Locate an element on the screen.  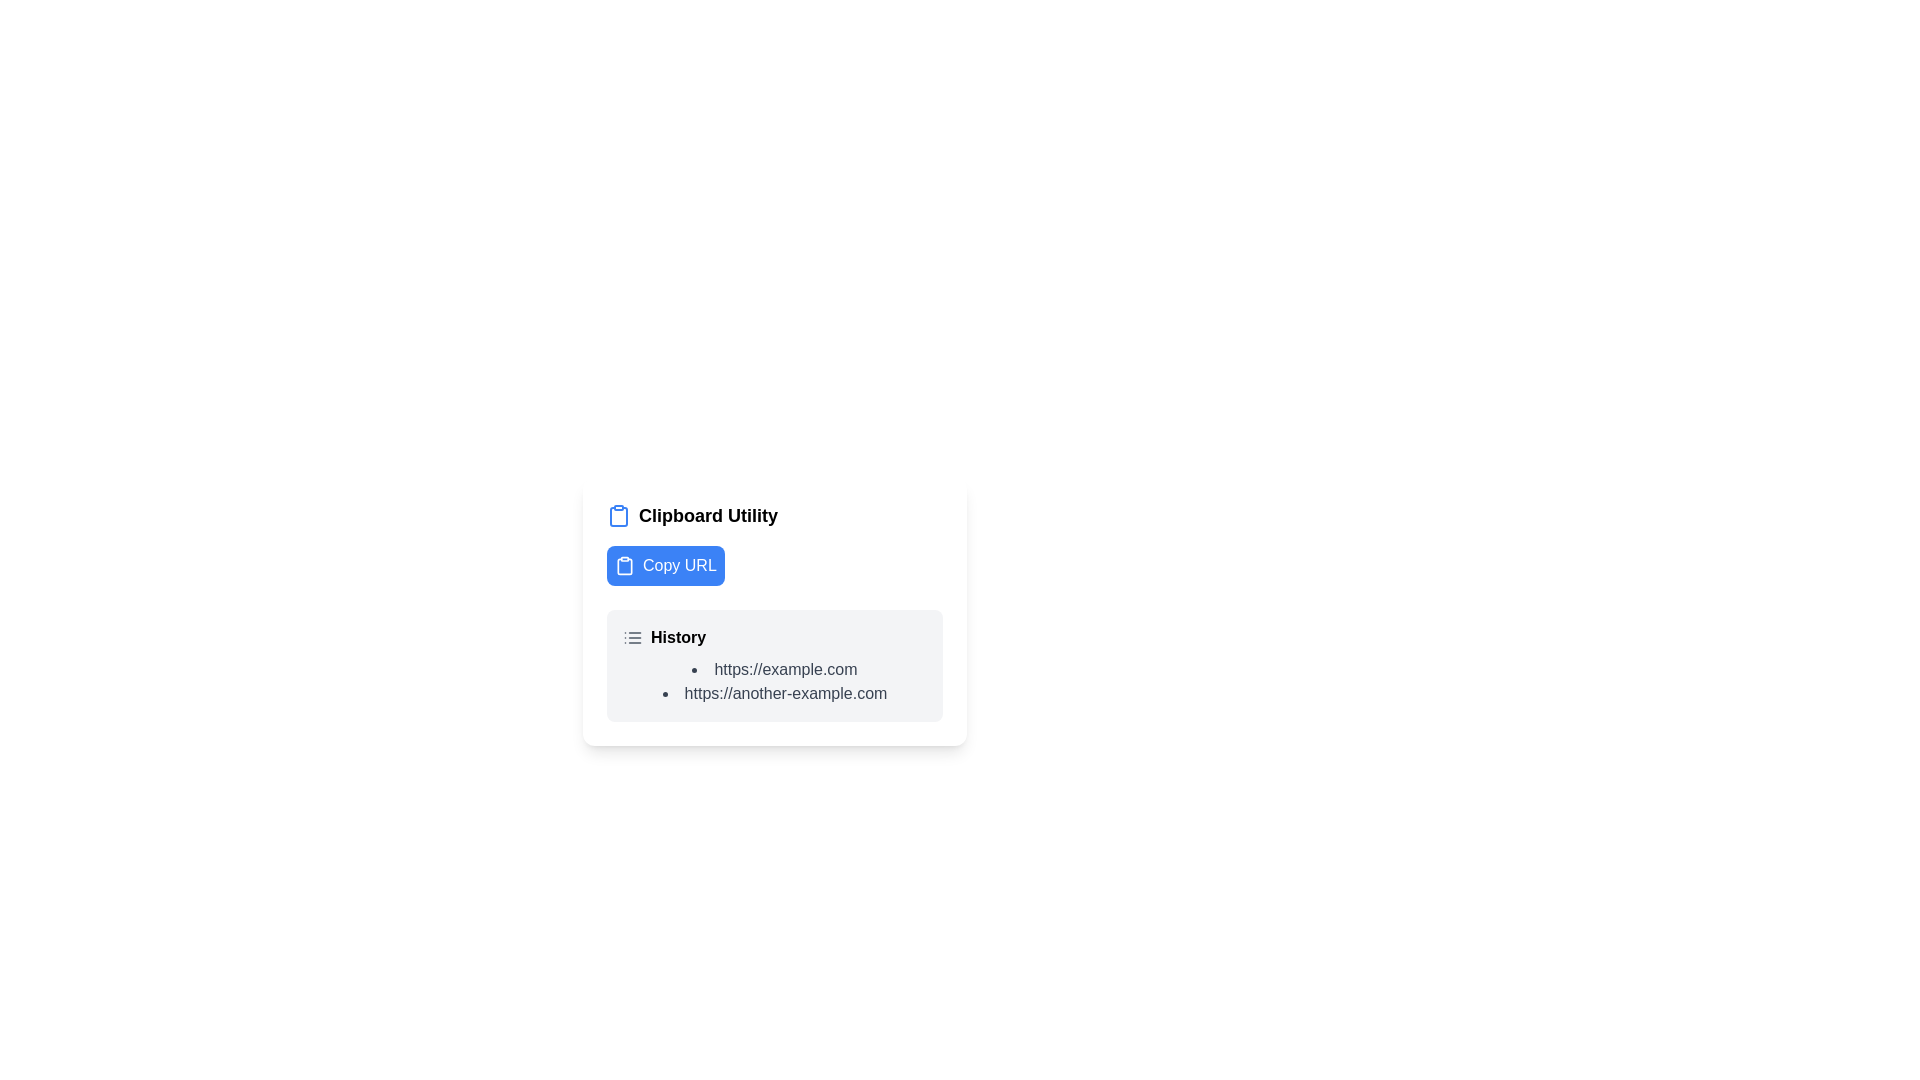
the second text link in the 'History' list is located at coordinates (773, 693).